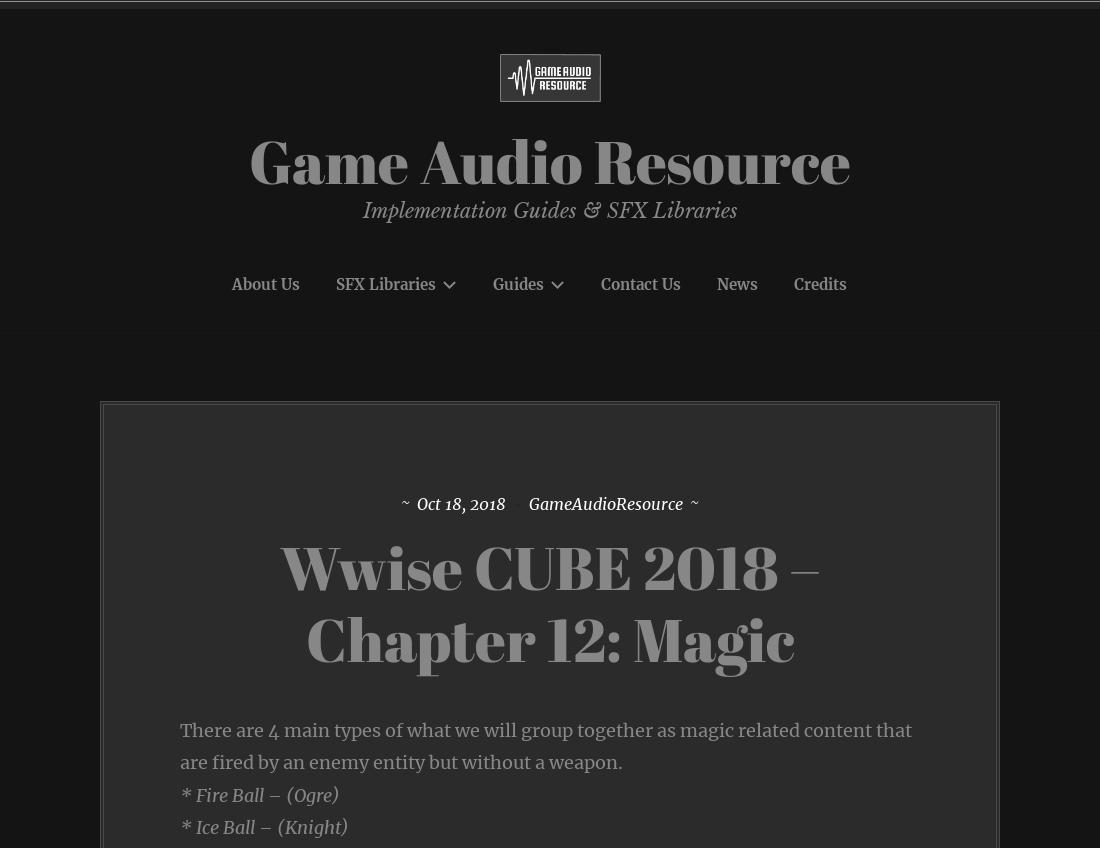  Describe the element at coordinates (460, 503) in the screenshot. I see `'Oct 18, 2018'` at that location.